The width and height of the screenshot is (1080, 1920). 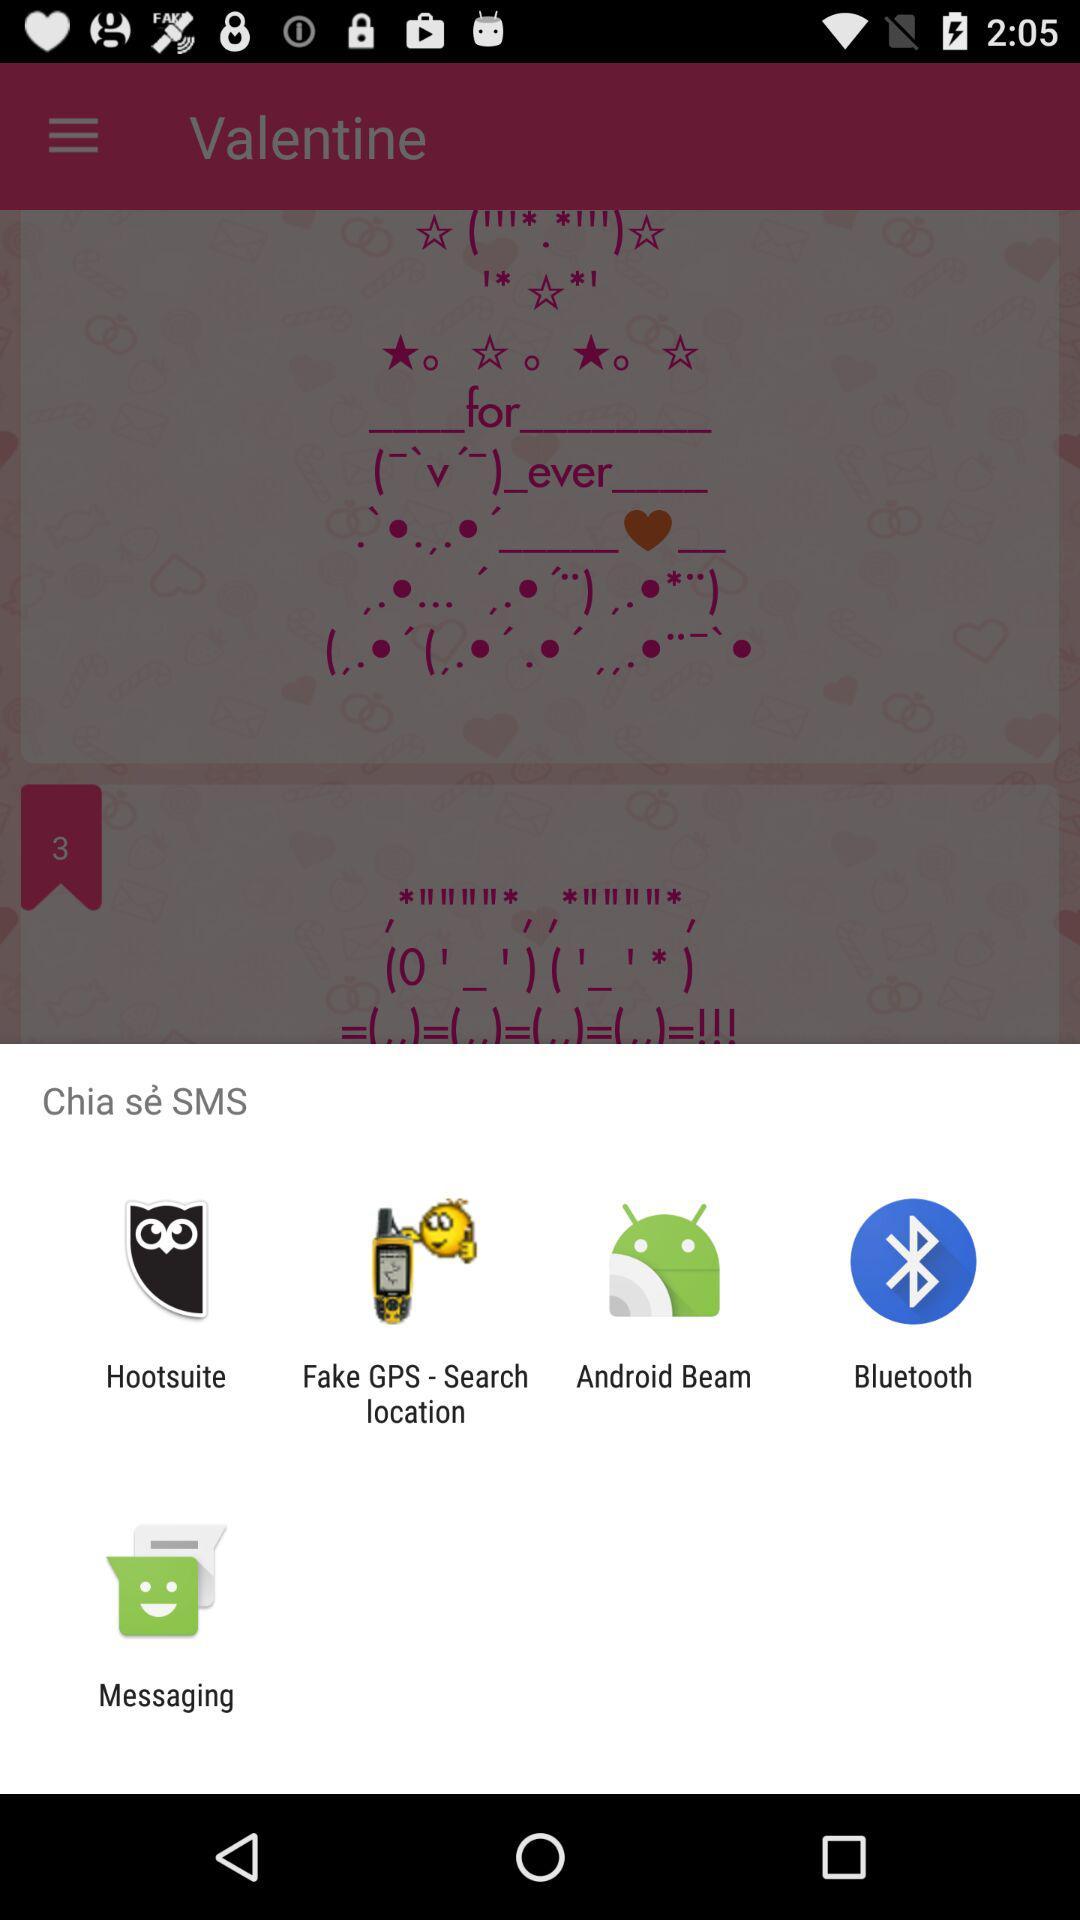 What do you see at coordinates (414, 1392) in the screenshot?
I see `the app next to hootsuite app` at bounding box center [414, 1392].